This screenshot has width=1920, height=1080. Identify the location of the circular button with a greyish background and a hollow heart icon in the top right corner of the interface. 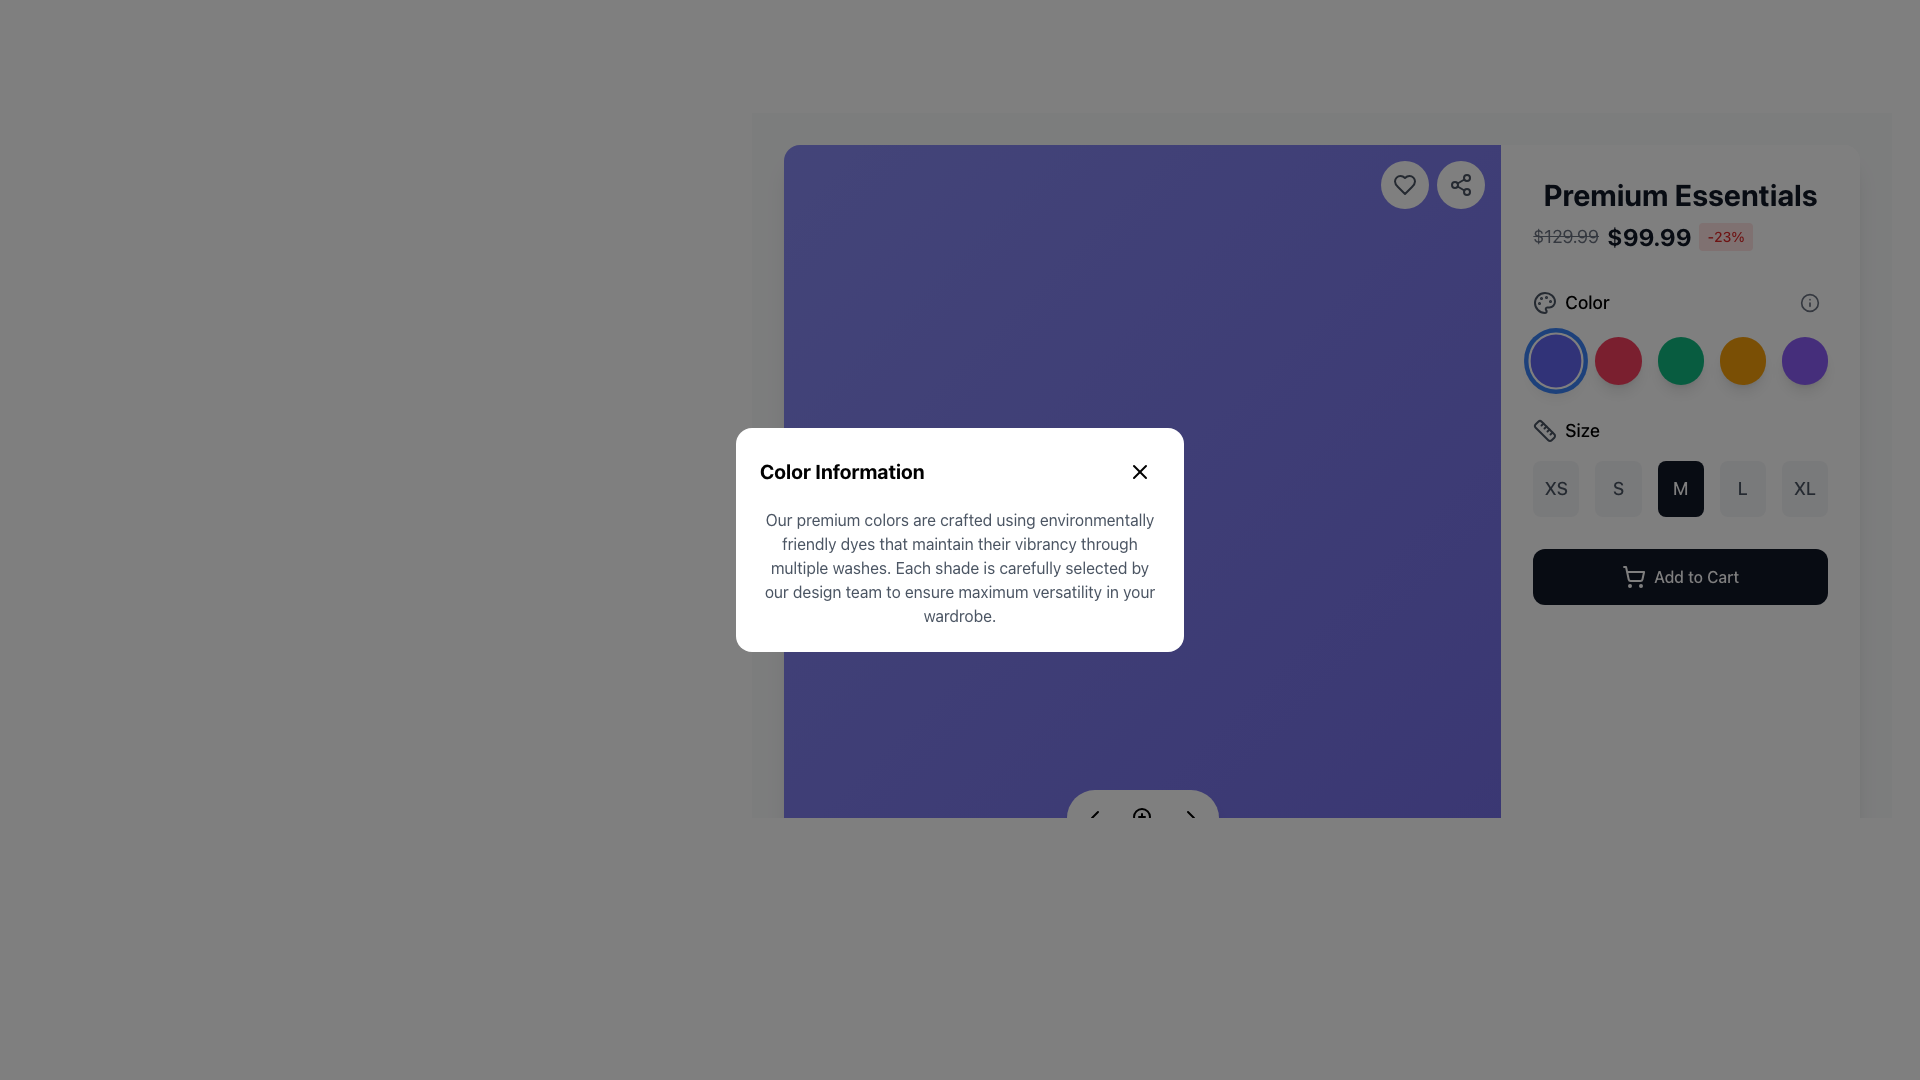
(1404, 185).